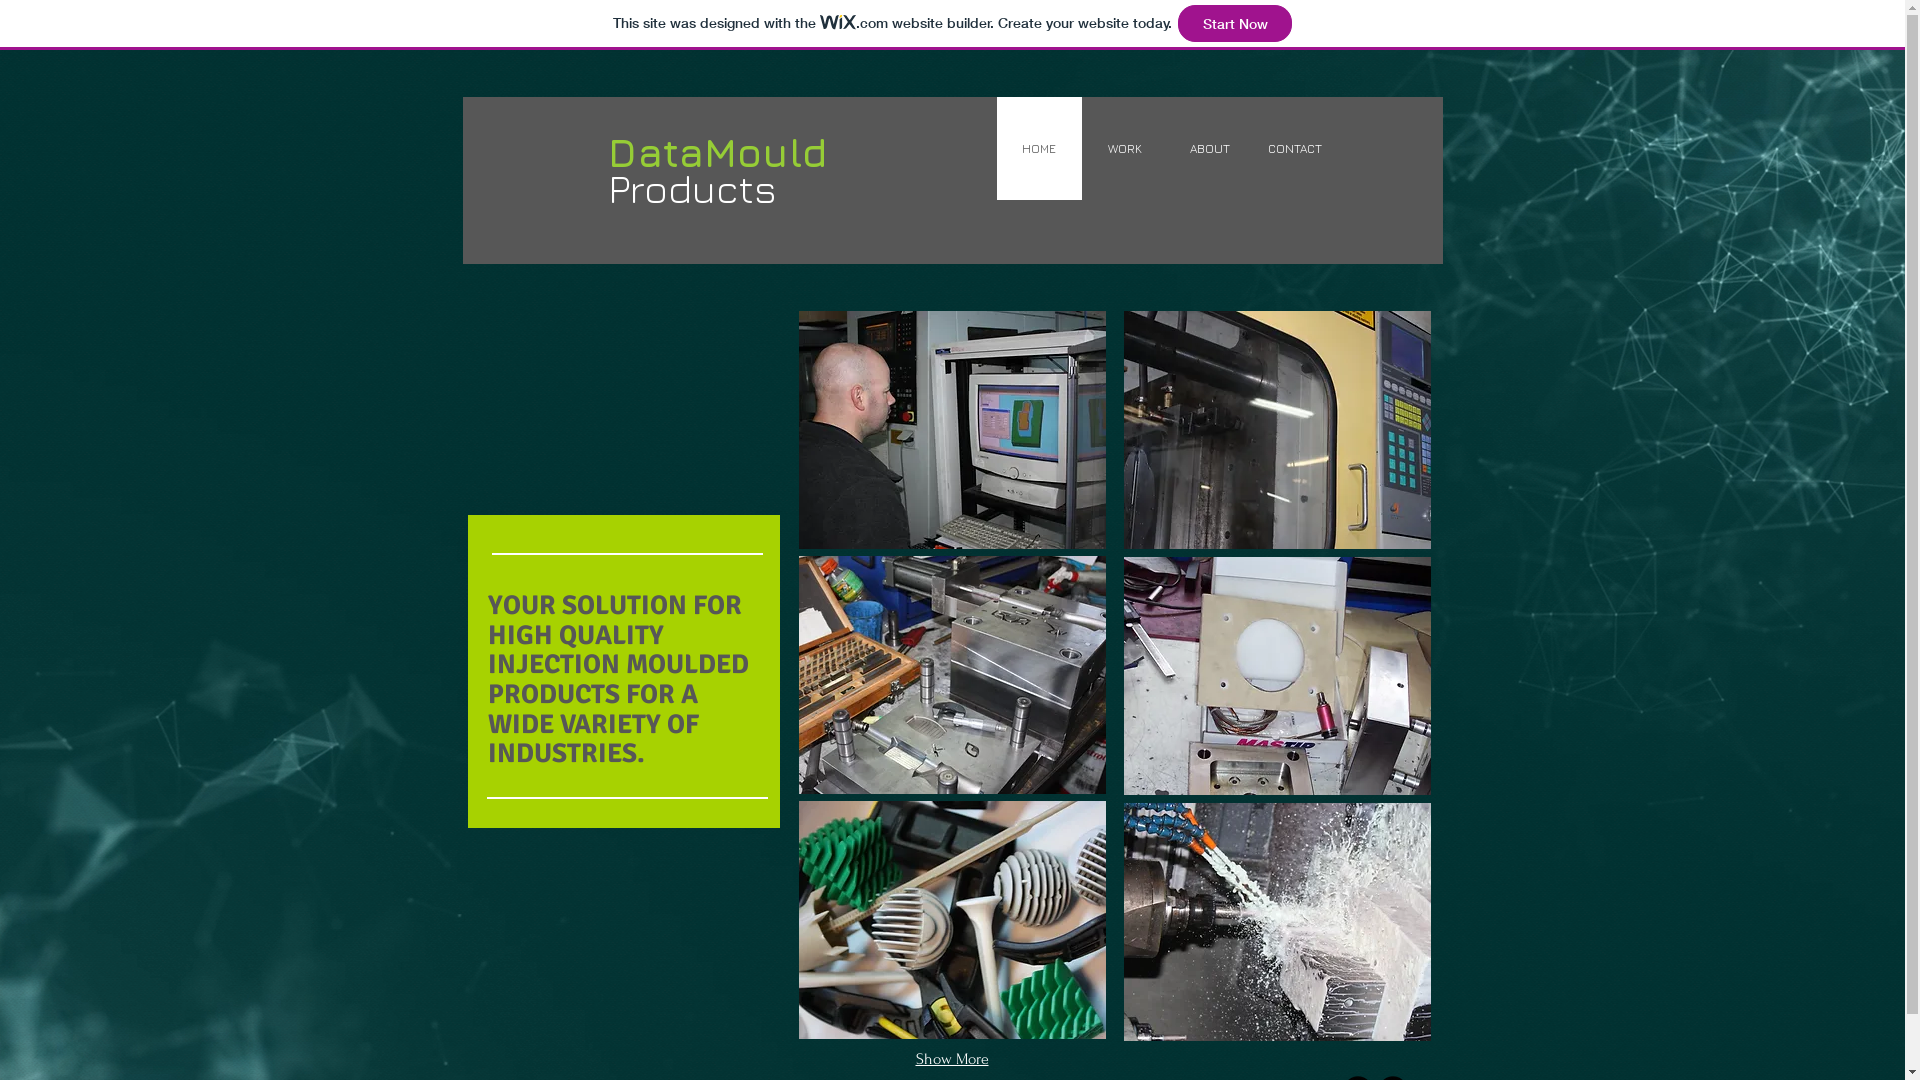 The width and height of the screenshot is (1920, 1080). What do you see at coordinates (1124, 147) in the screenshot?
I see `'WORK'` at bounding box center [1124, 147].